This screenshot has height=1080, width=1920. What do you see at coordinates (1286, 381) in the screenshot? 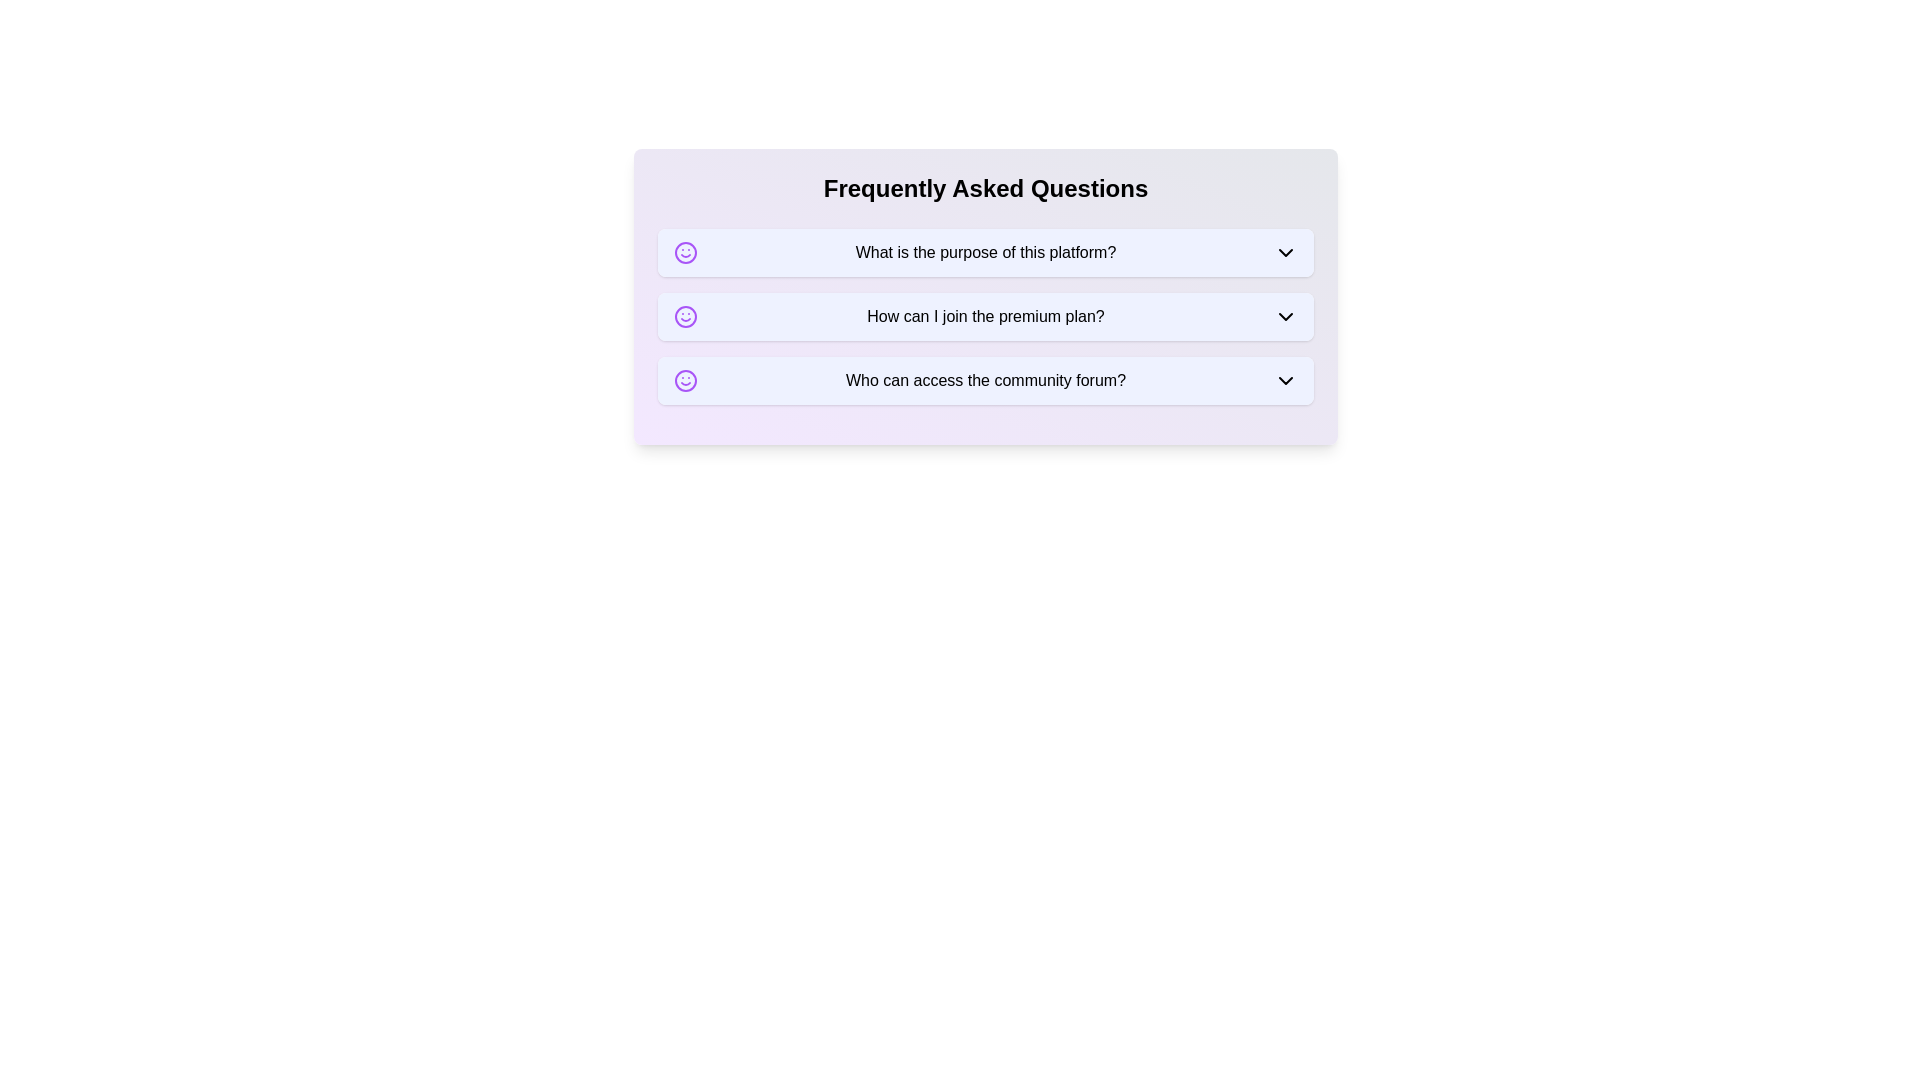
I see `the Chevron-Down icon located at the end of the row containing the text 'Who can access the community forum?'` at bounding box center [1286, 381].